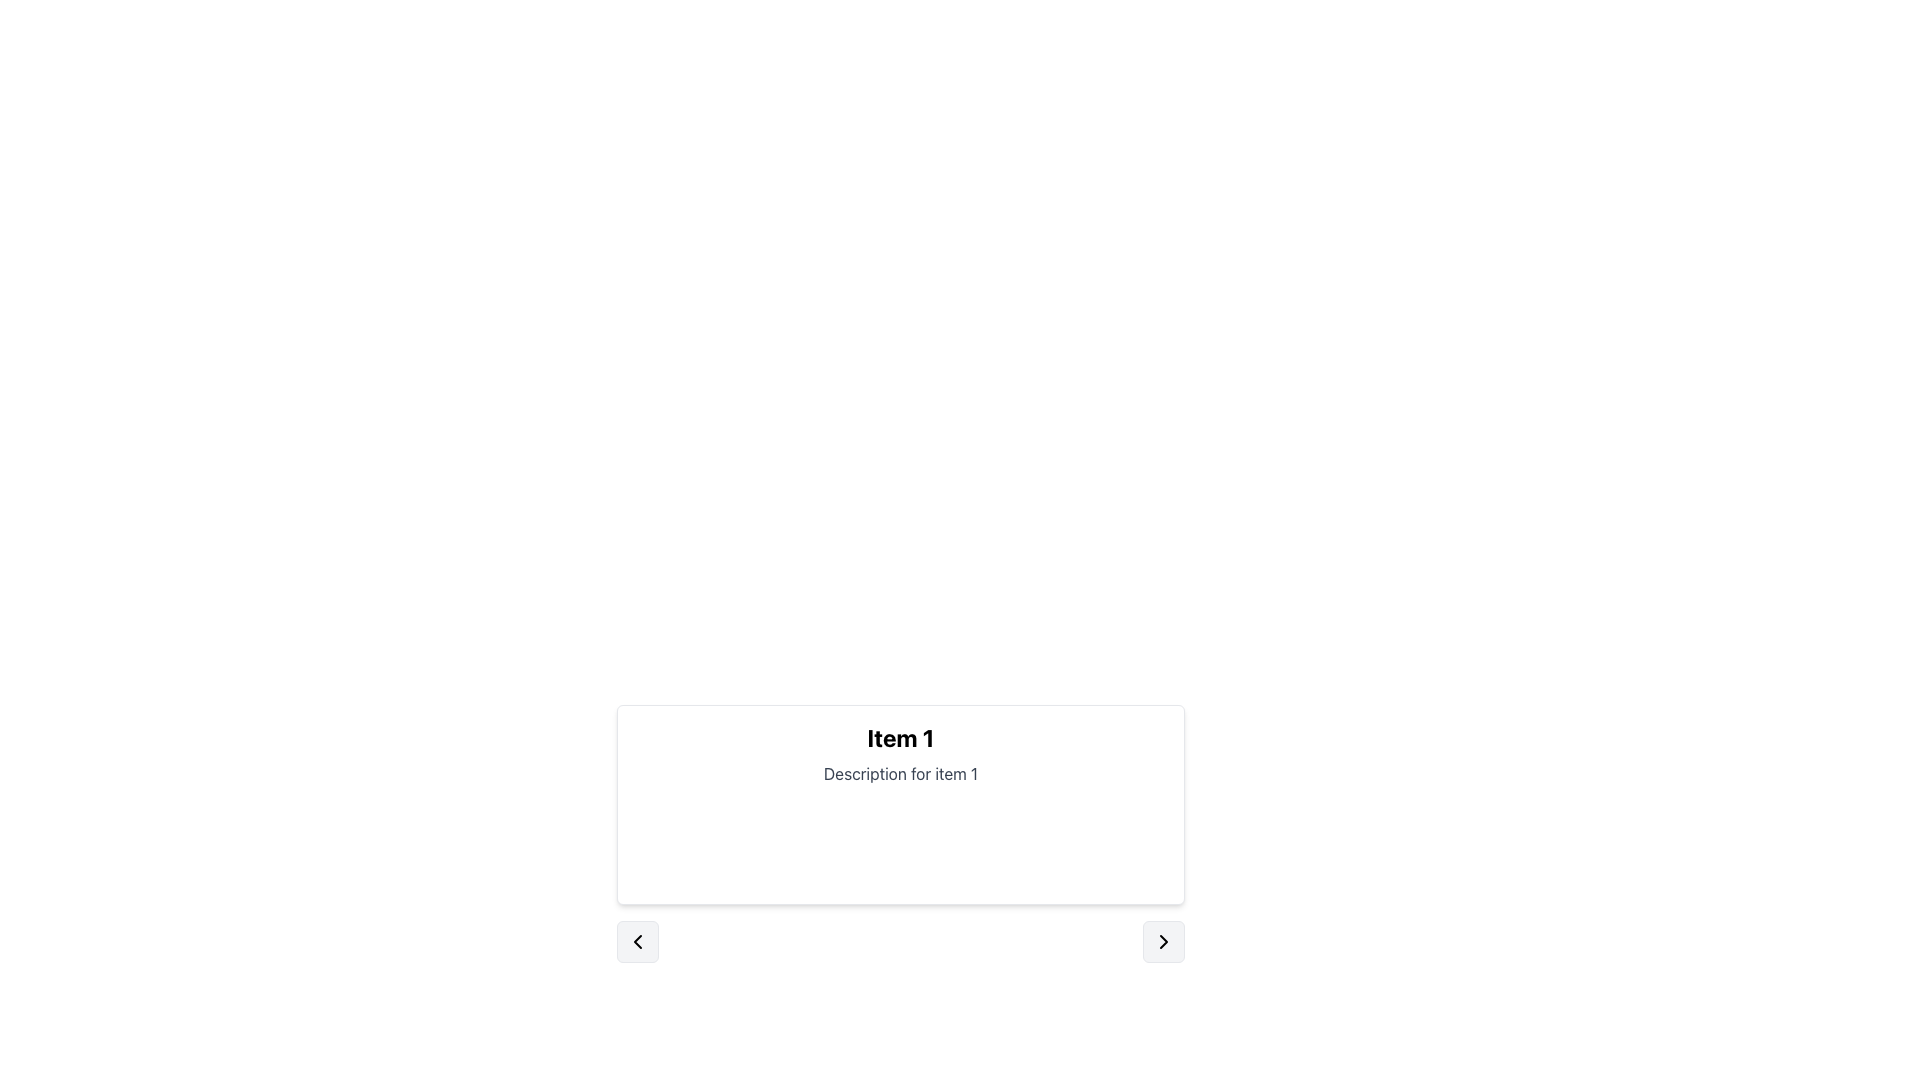 The image size is (1920, 1080). What do you see at coordinates (900, 773) in the screenshot?
I see `the text label displaying 'Description for item 1', which is styled in gray and located beneath the bold title 'Item 1' within a bordered card-like structure` at bounding box center [900, 773].